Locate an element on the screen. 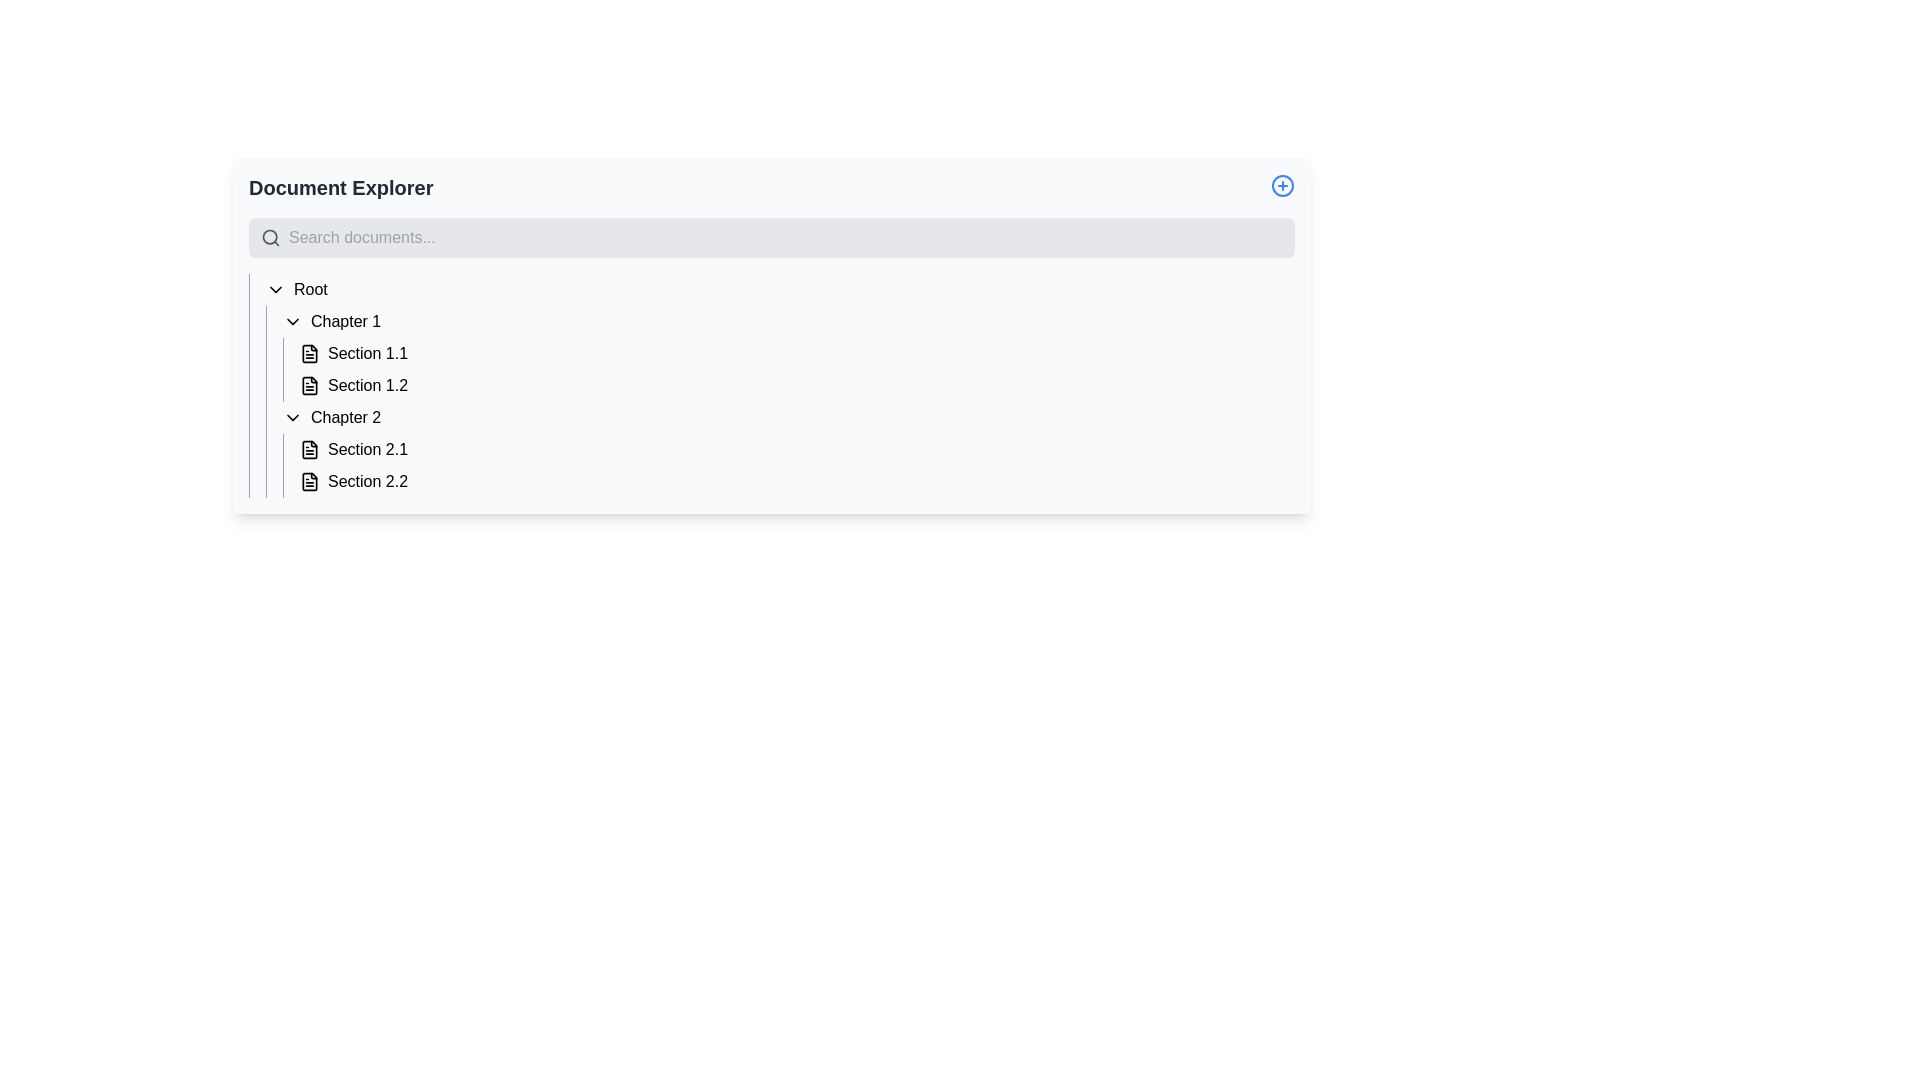 The width and height of the screenshot is (1920, 1080). the circular shape of the magnifying glass icon is located at coordinates (269, 236).